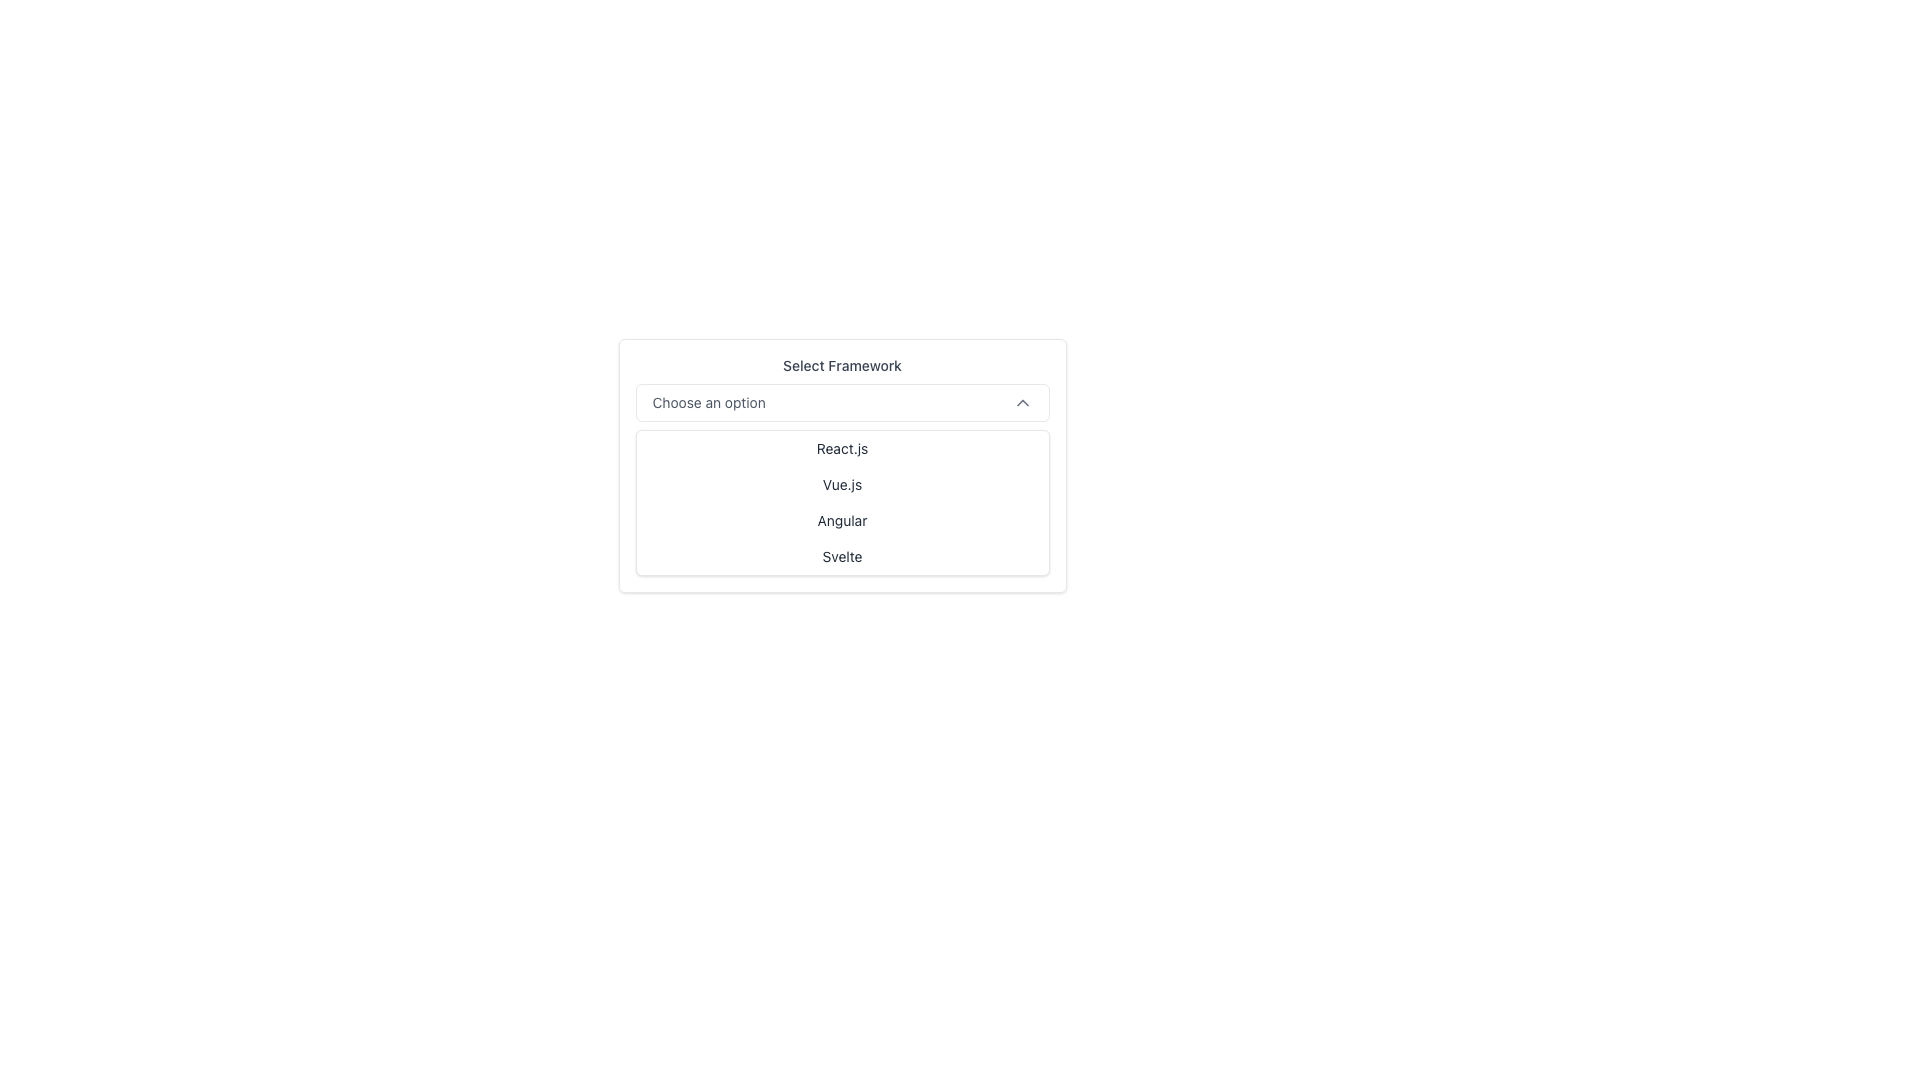 This screenshot has height=1080, width=1920. I want to click on the dropdown menu labeled 'Select Framework', so click(842, 501).